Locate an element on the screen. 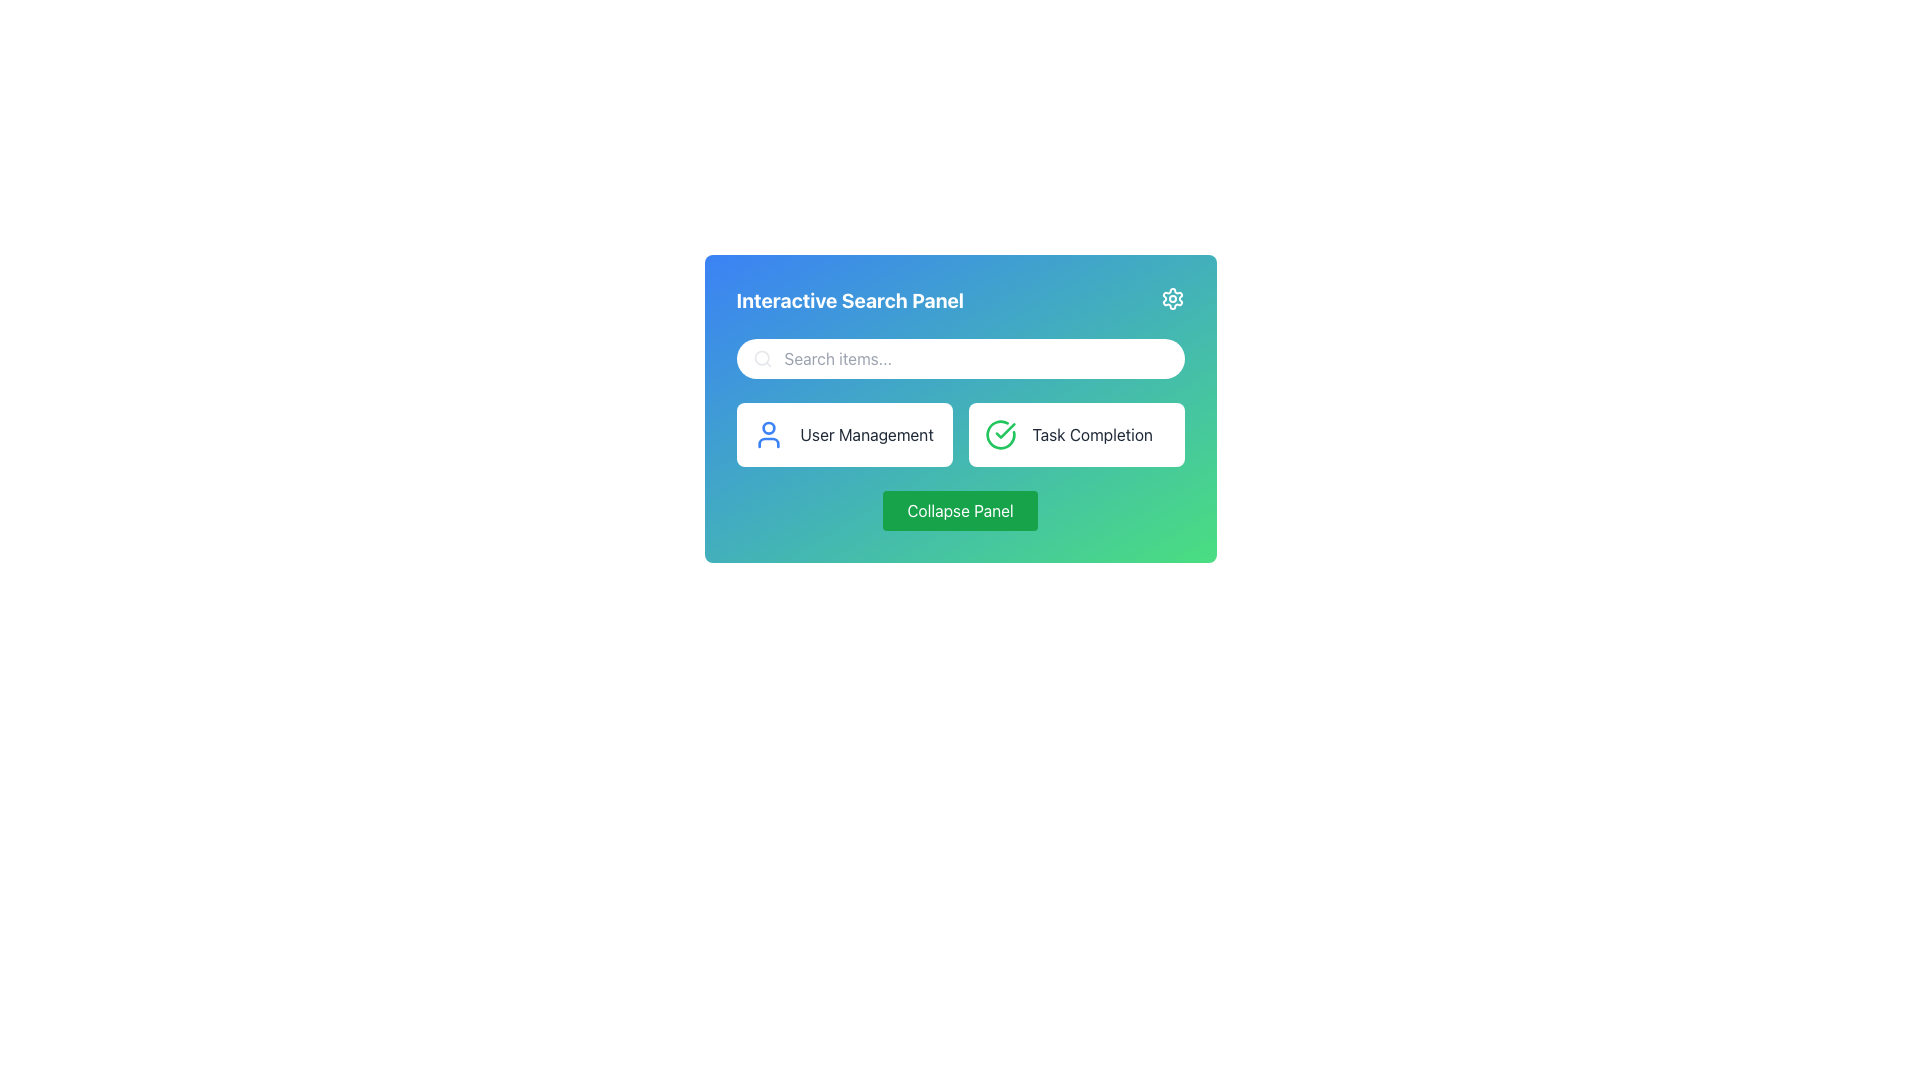 This screenshot has height=1080, width=1920. the cogwheel icon located at the top-right corner of the 'Interactive Search Panel' is located at coordinates (1172, 299).